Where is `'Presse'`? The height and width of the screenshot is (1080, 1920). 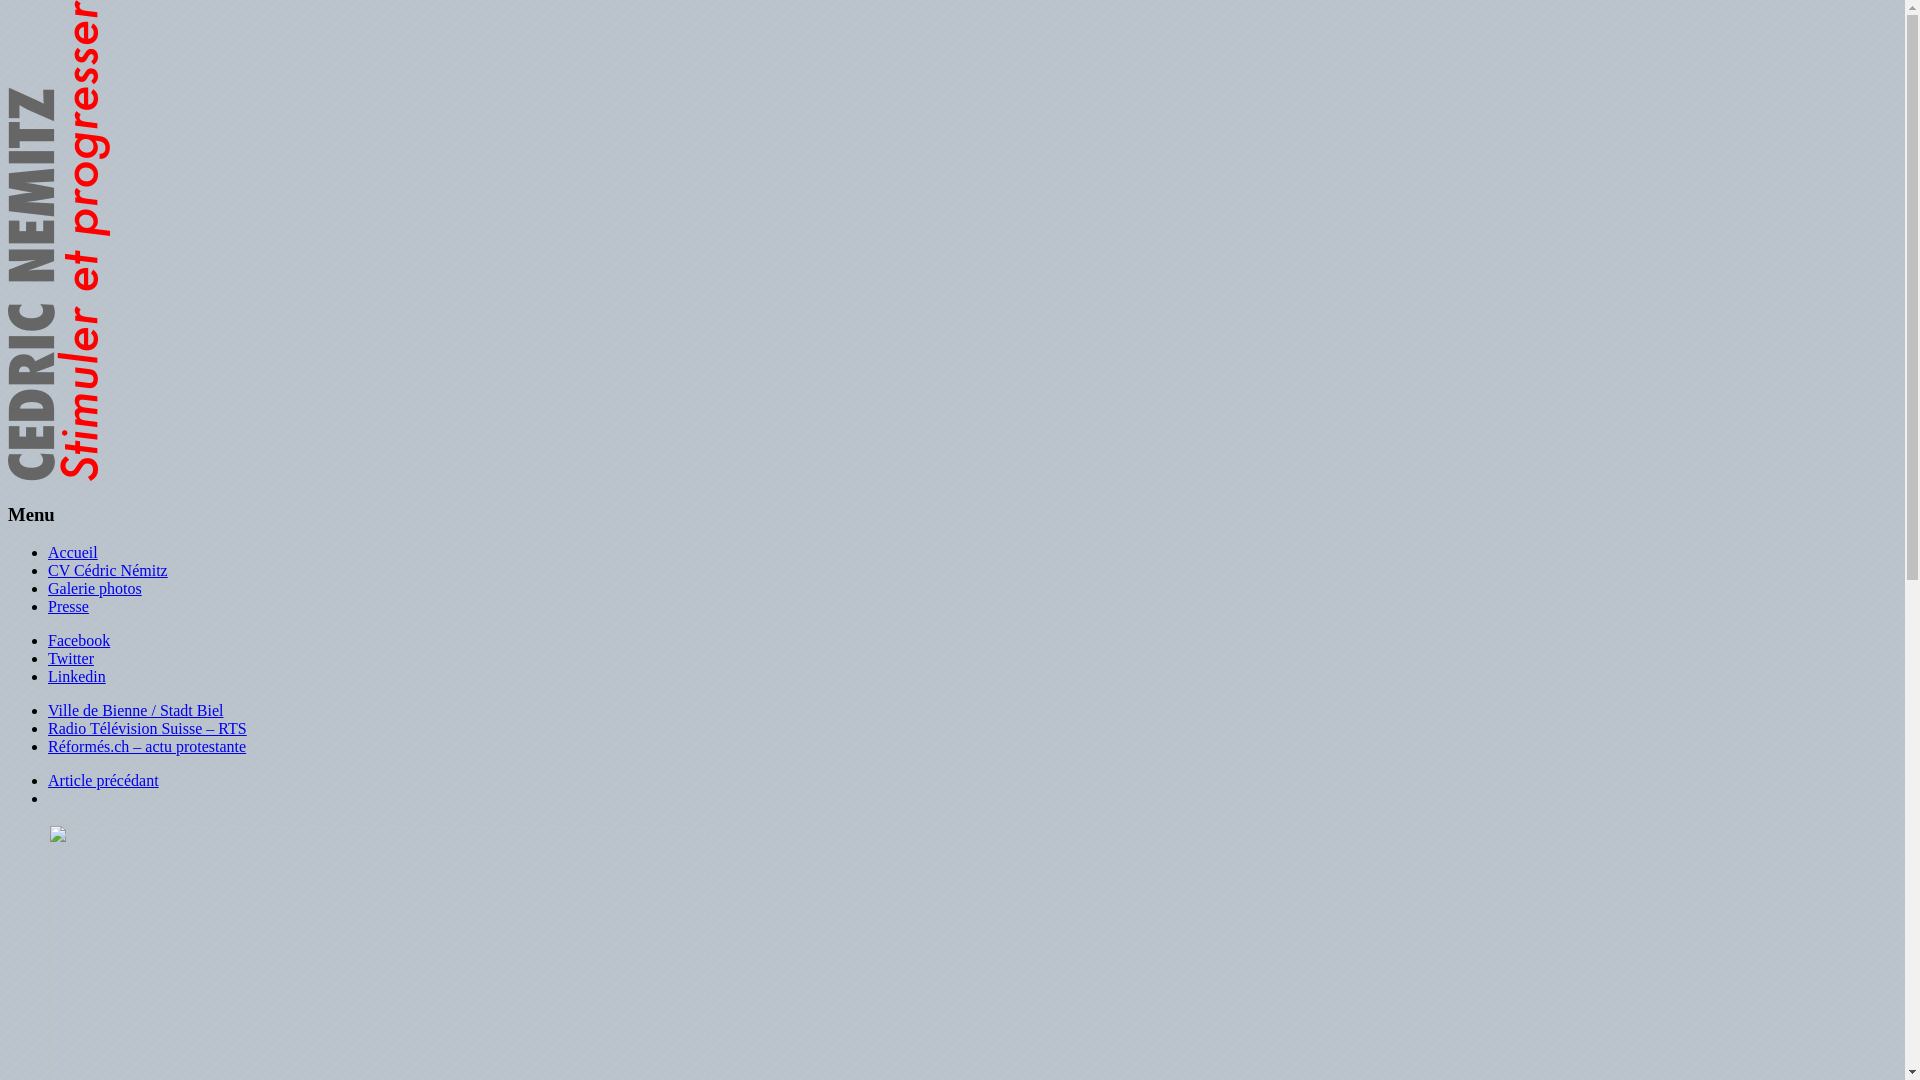 'Presse' is located at coordinates (68, 605).